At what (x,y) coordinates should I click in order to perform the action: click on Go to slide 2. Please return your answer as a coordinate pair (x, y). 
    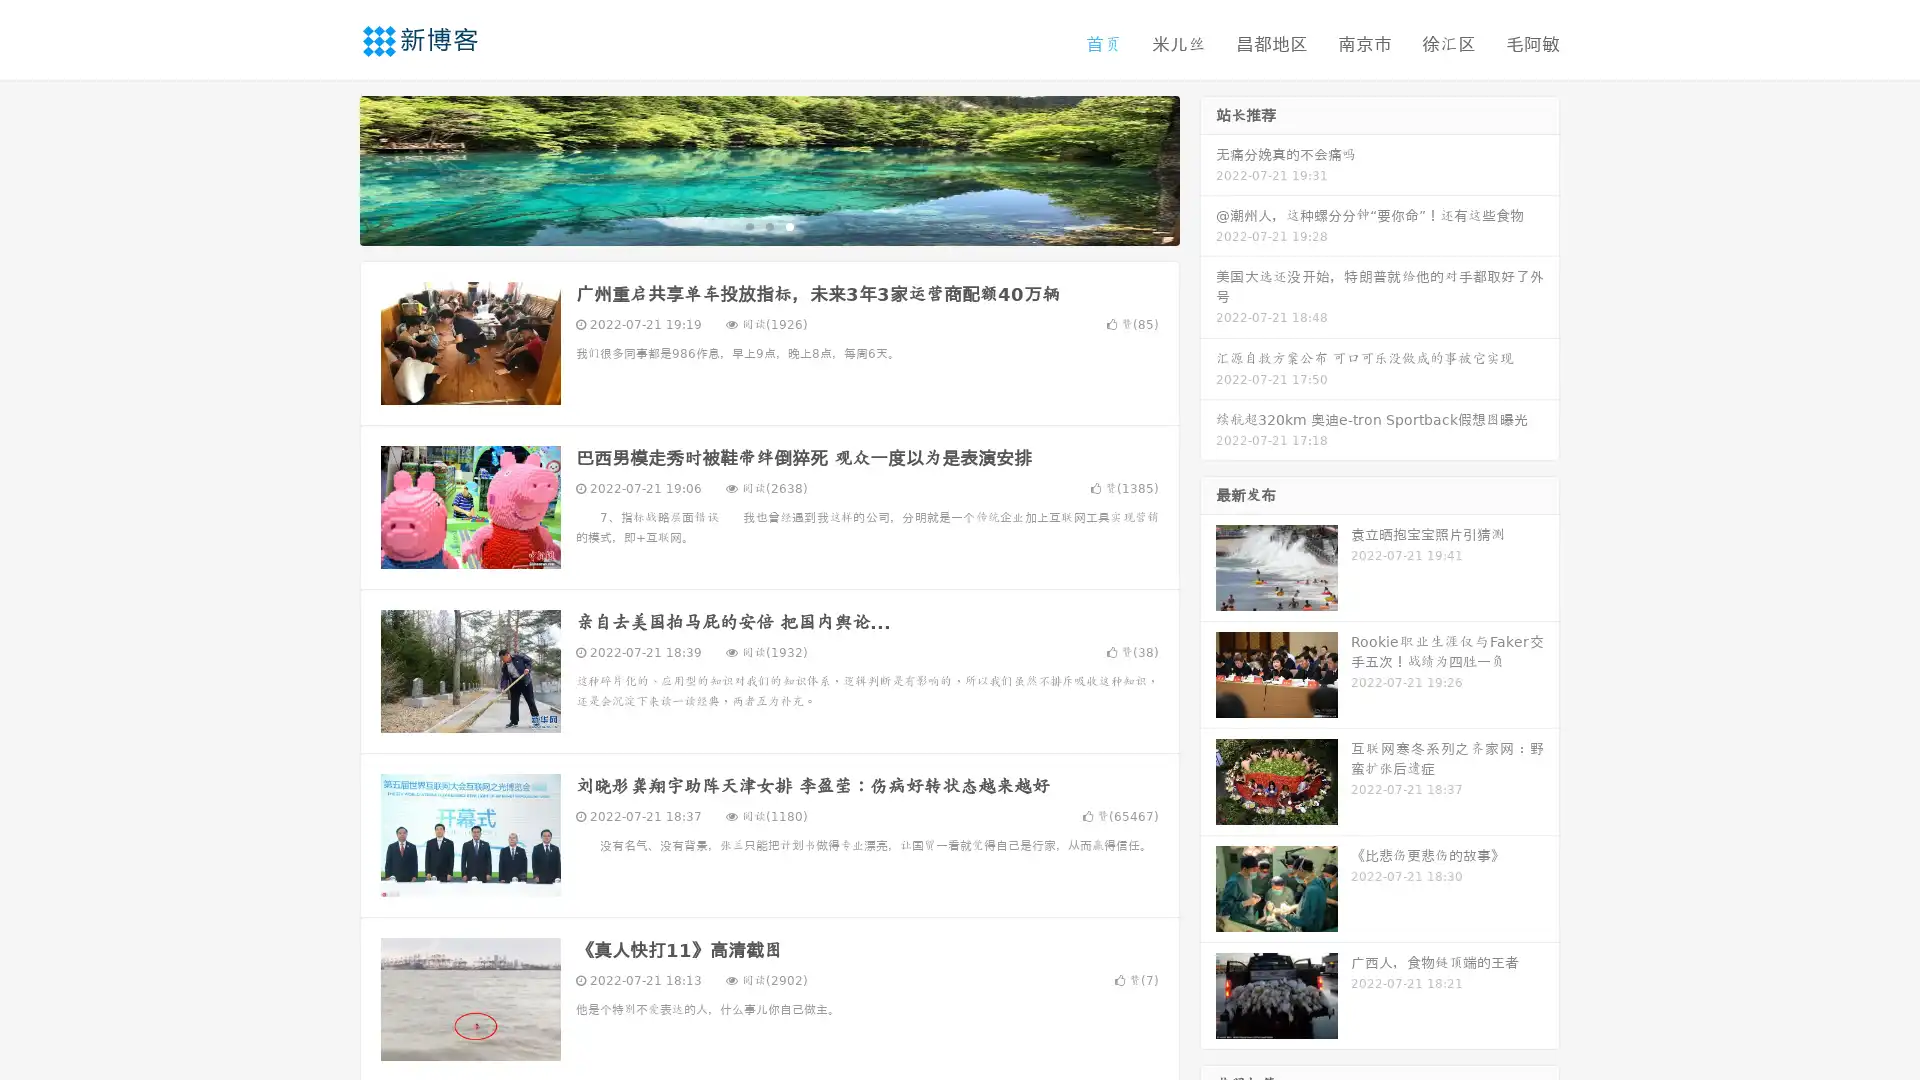
    Looking at the image, I should click on (768, 225).